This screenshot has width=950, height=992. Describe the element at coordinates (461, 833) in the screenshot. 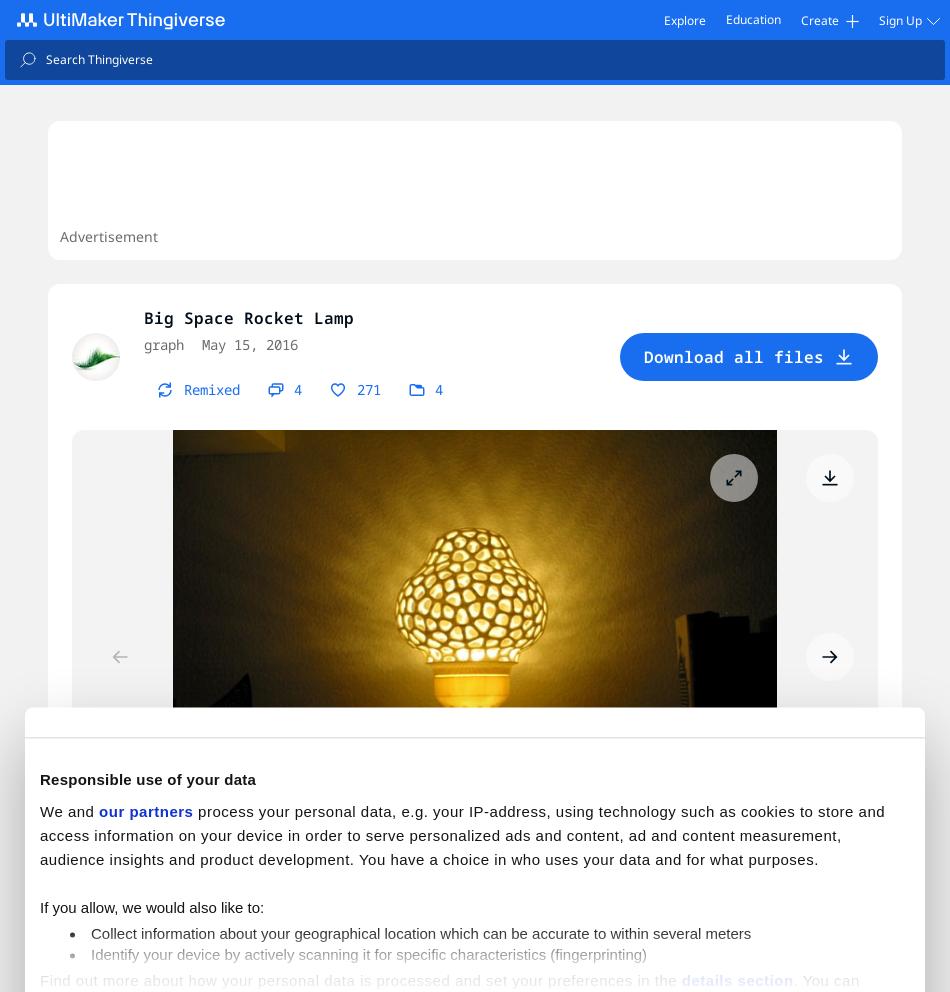

I see `'process your personal data, e.g. your IP-address, using technology such as cookies to store and access information on your device in order to serve personalized ads and content, ad and content measurement, audience insights and product development. You have a choice in who uses your data and for what purposes.'` at that location.